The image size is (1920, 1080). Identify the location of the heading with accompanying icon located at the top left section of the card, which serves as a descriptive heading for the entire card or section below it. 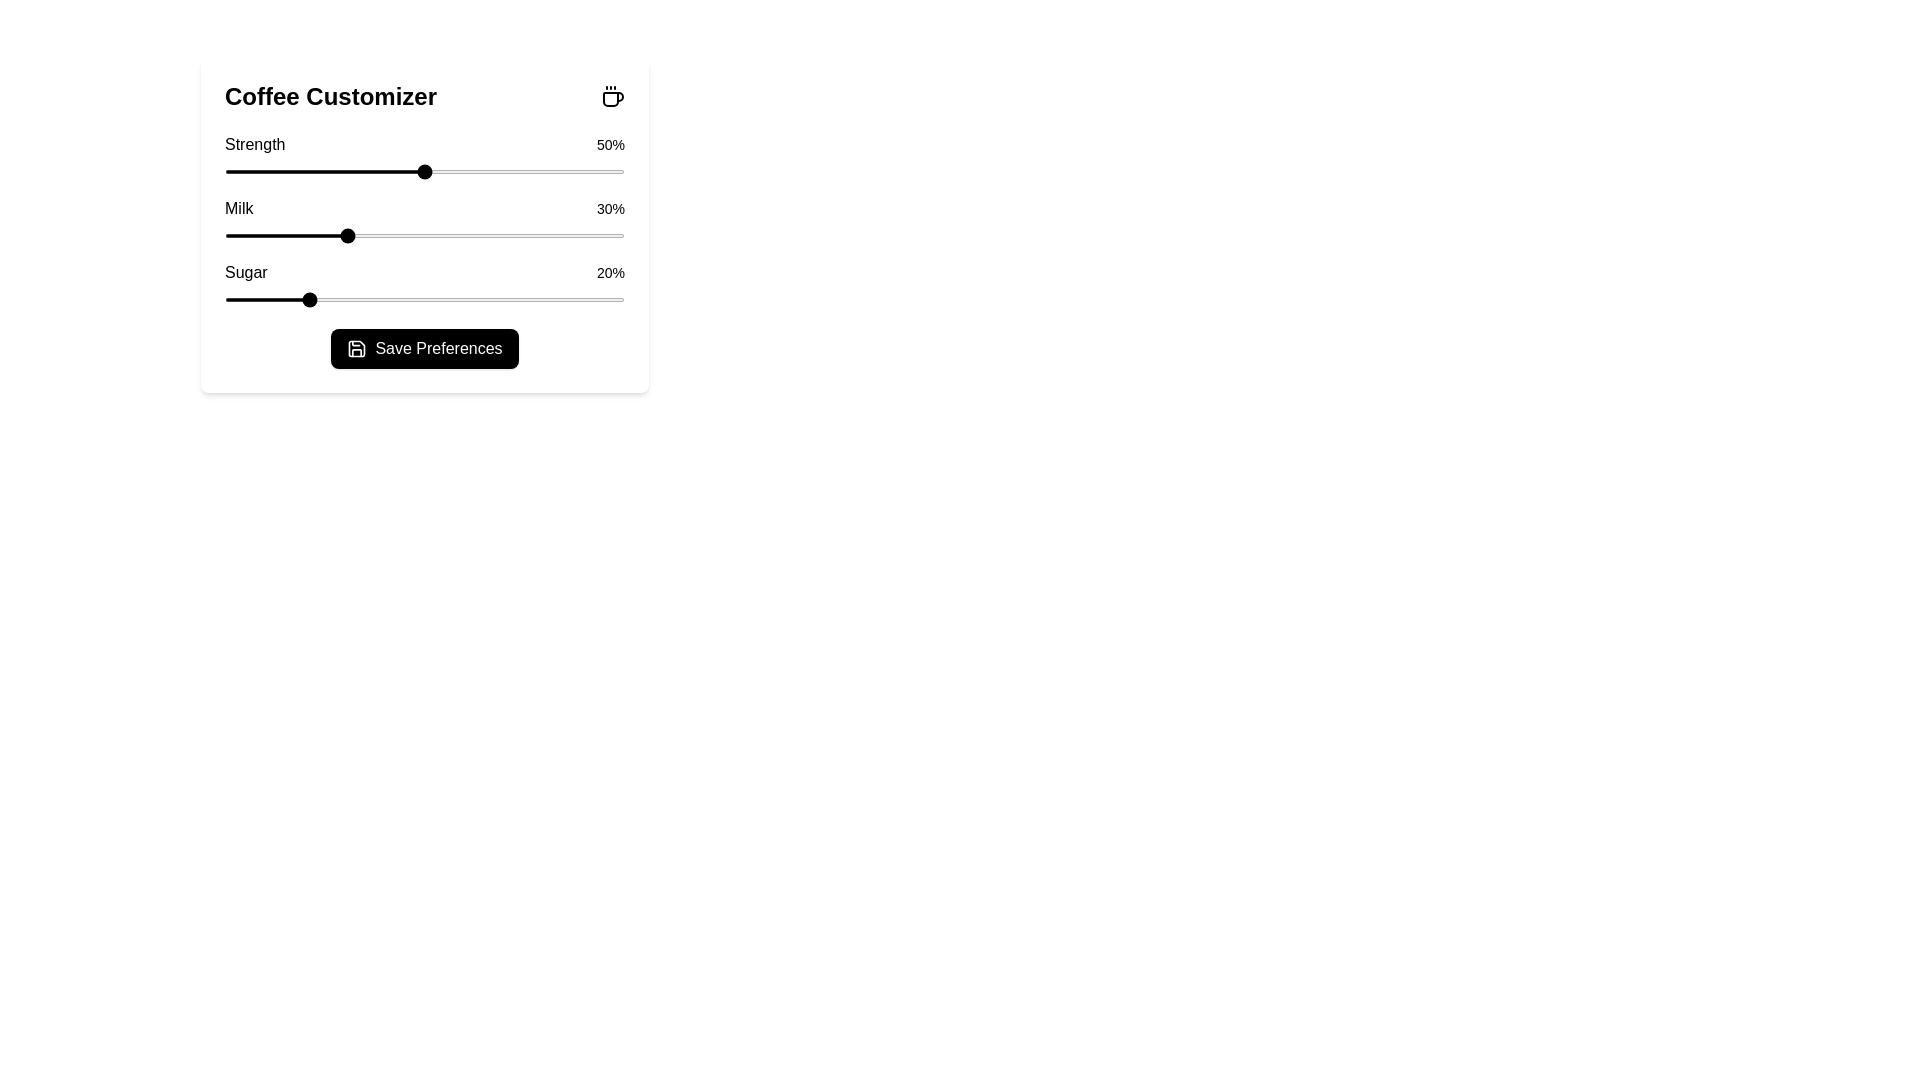
(424, 96).